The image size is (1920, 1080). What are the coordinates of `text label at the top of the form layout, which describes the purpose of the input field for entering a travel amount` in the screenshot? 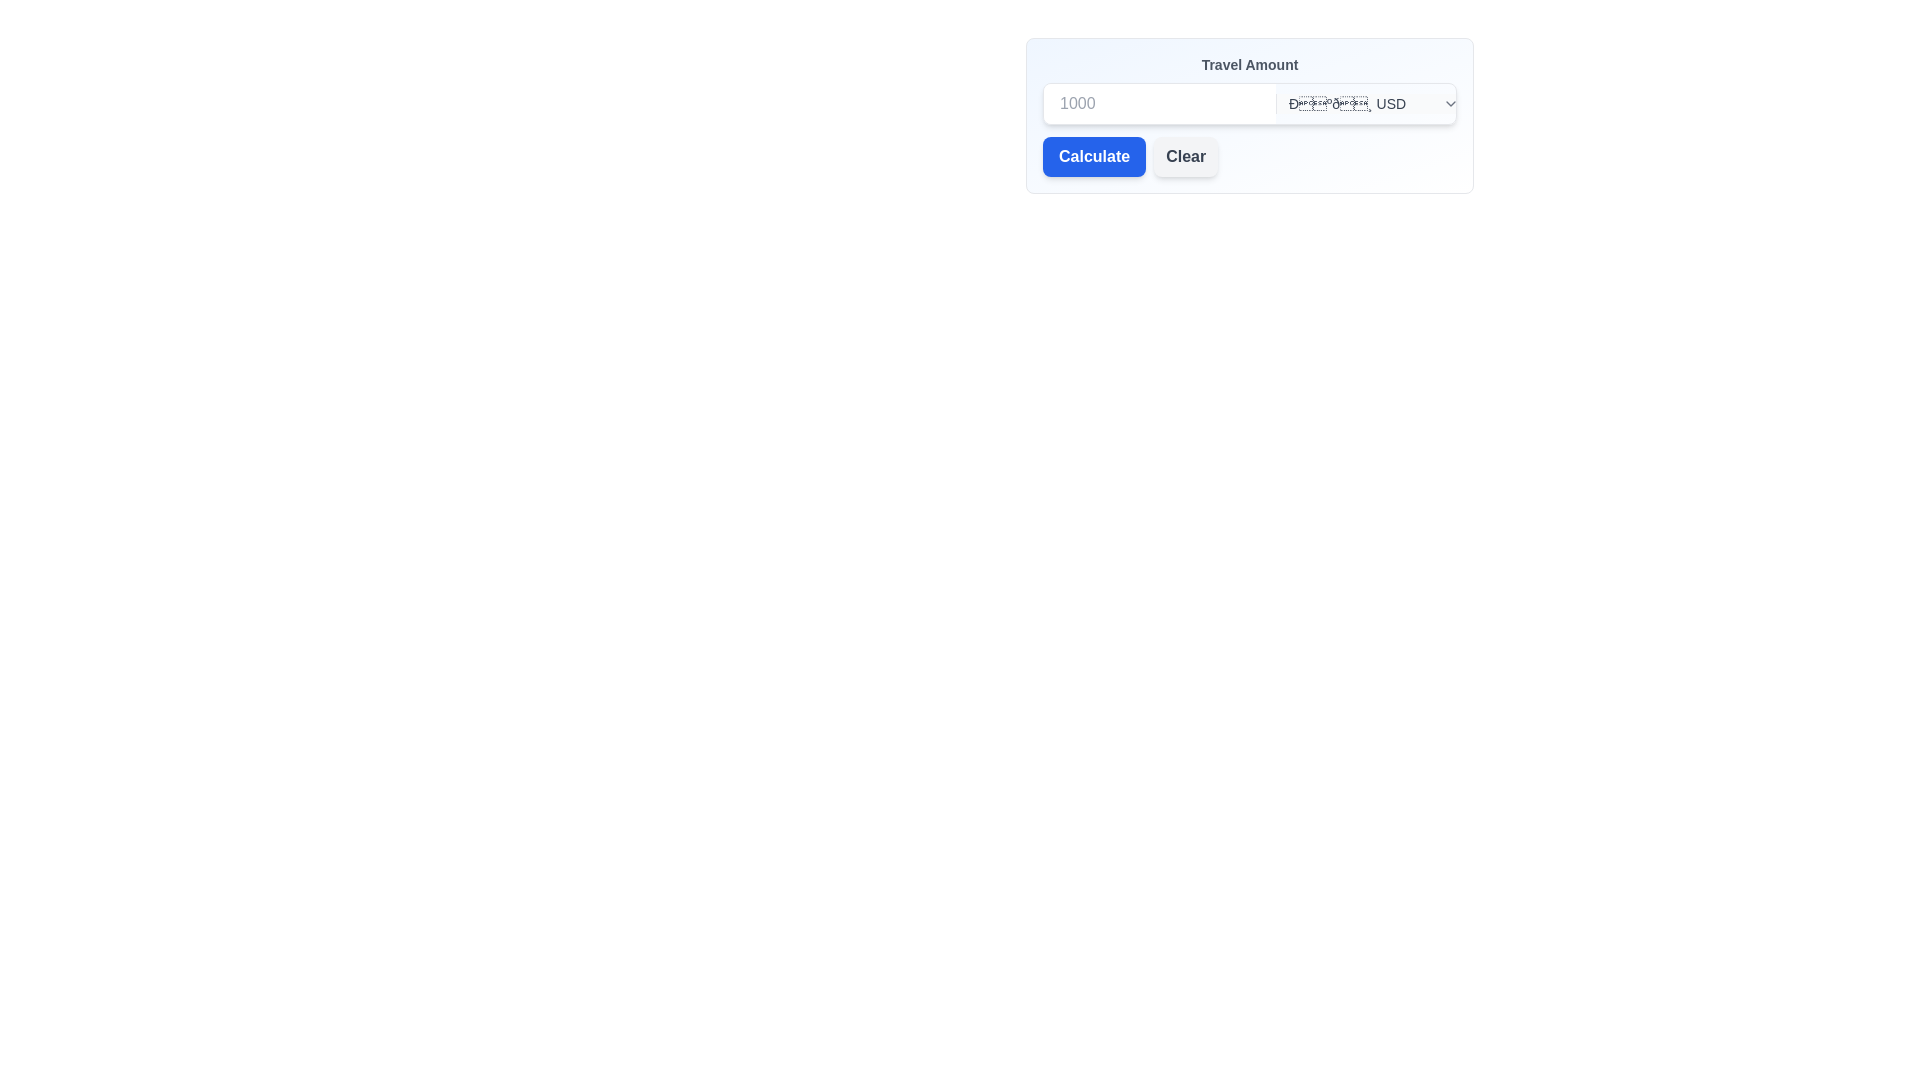 It's located at (1248, 64).